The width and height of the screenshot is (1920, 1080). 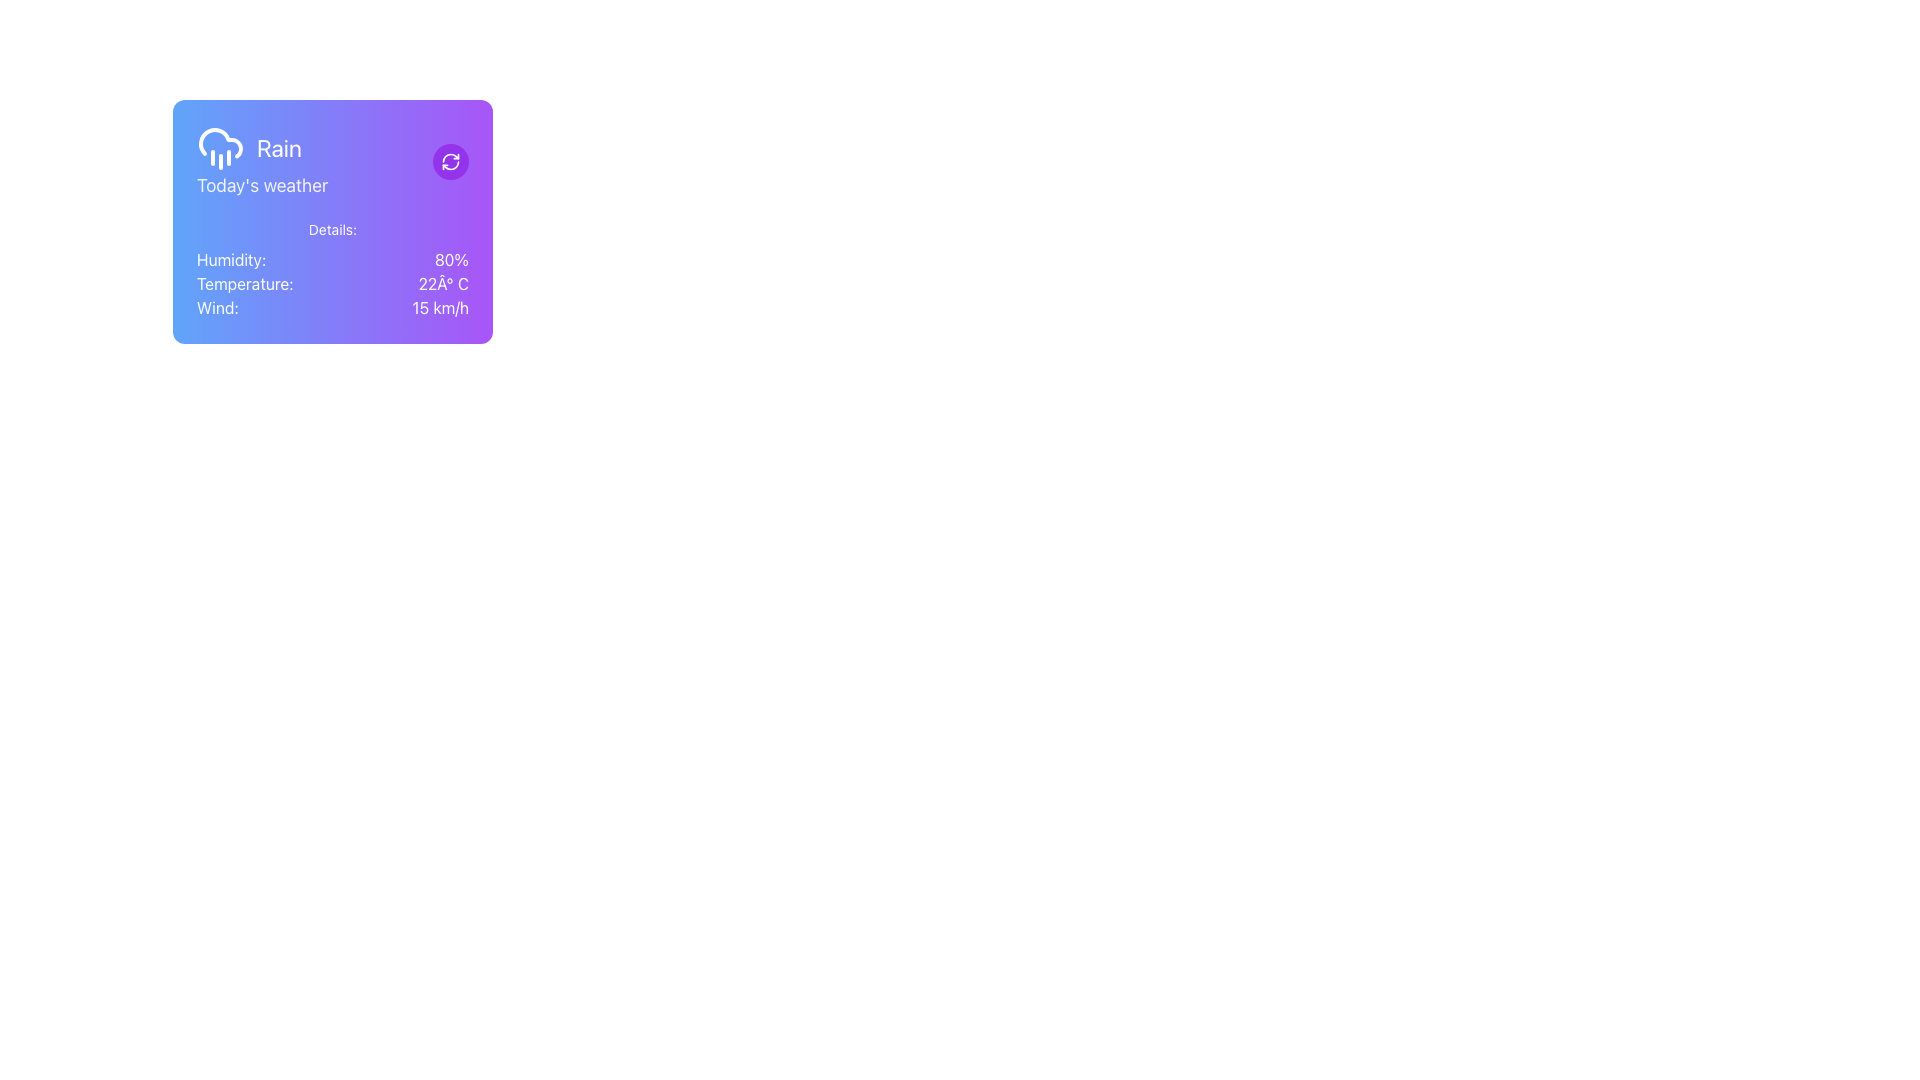 I want to click on the Text Label element displaying the text 'Today's weather', which is styled with a light gray font color on a gradient background and is located directly below the text 'Rain' within a card component, so click(x=261, y=185).